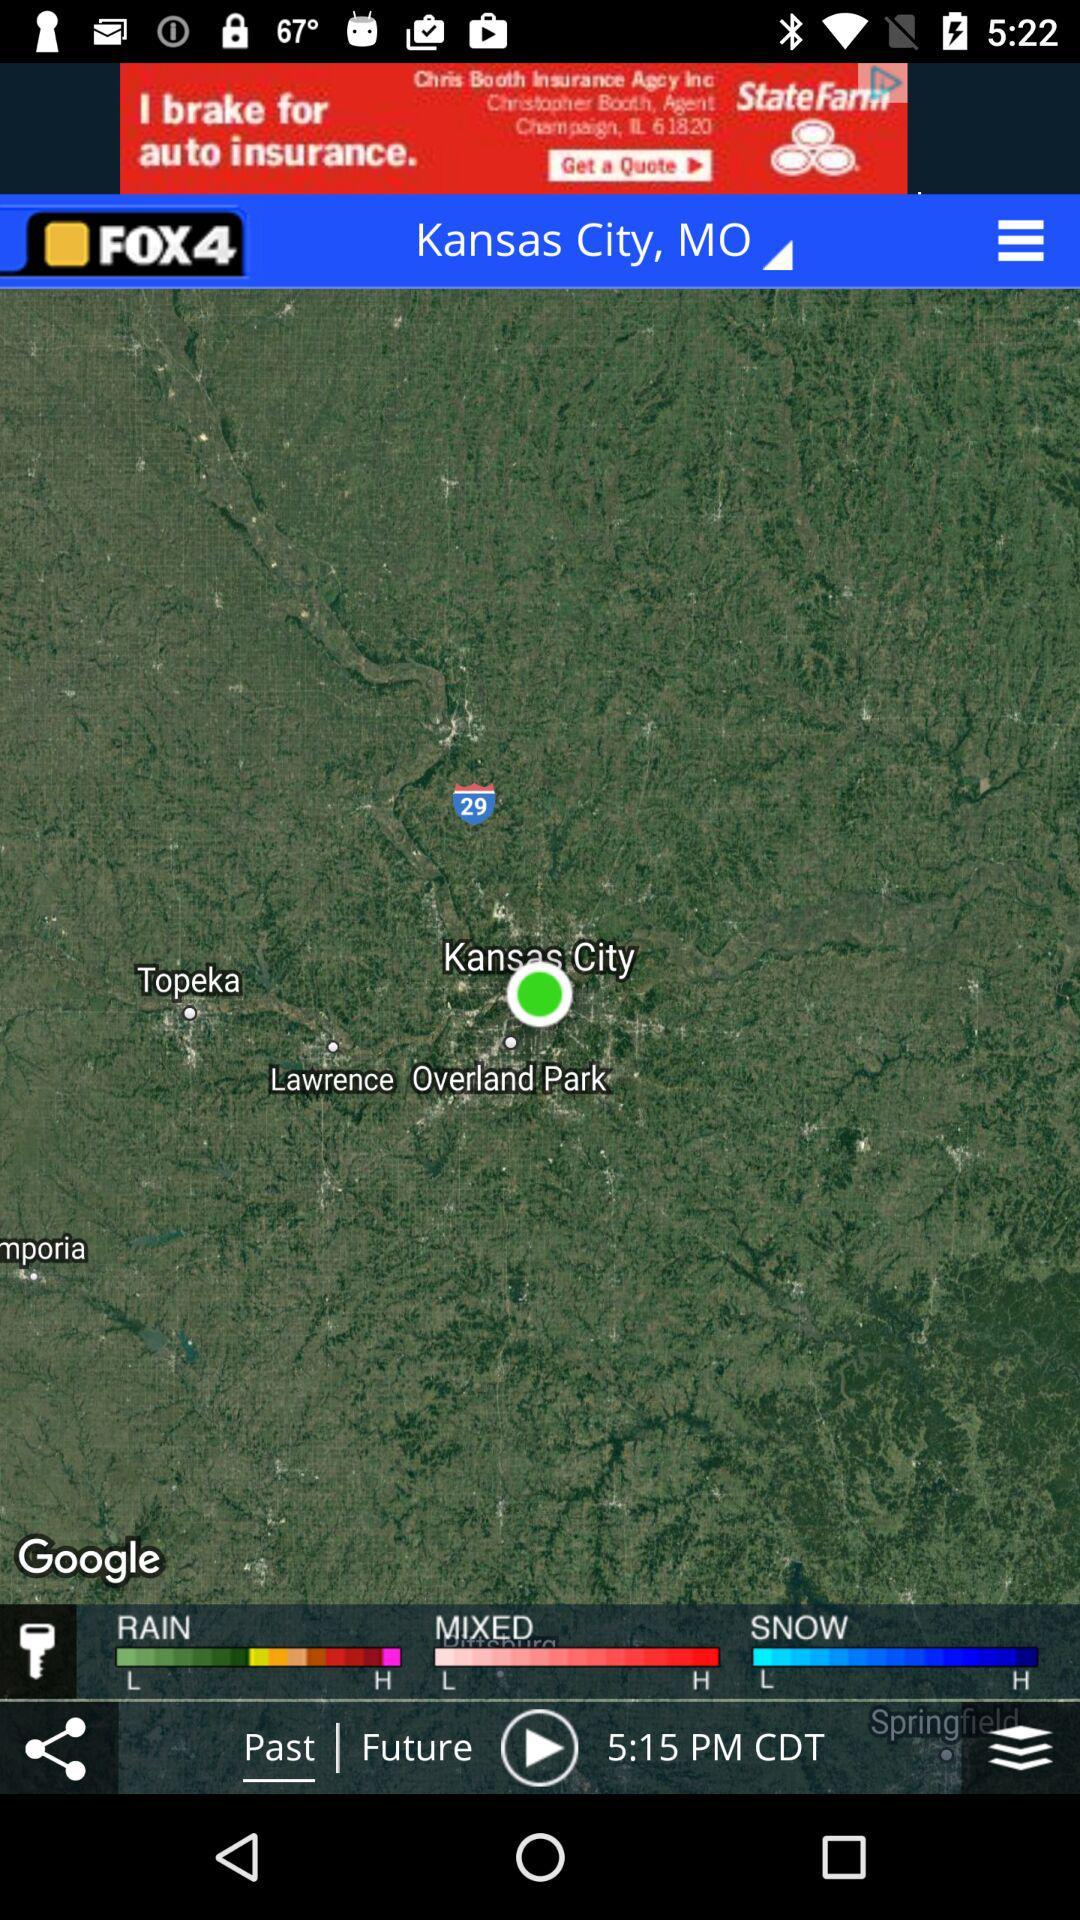  What do you see at coordinates (538, 1746) in the screenshot?
I see `reproduce` at bounding box center [538, 1746].